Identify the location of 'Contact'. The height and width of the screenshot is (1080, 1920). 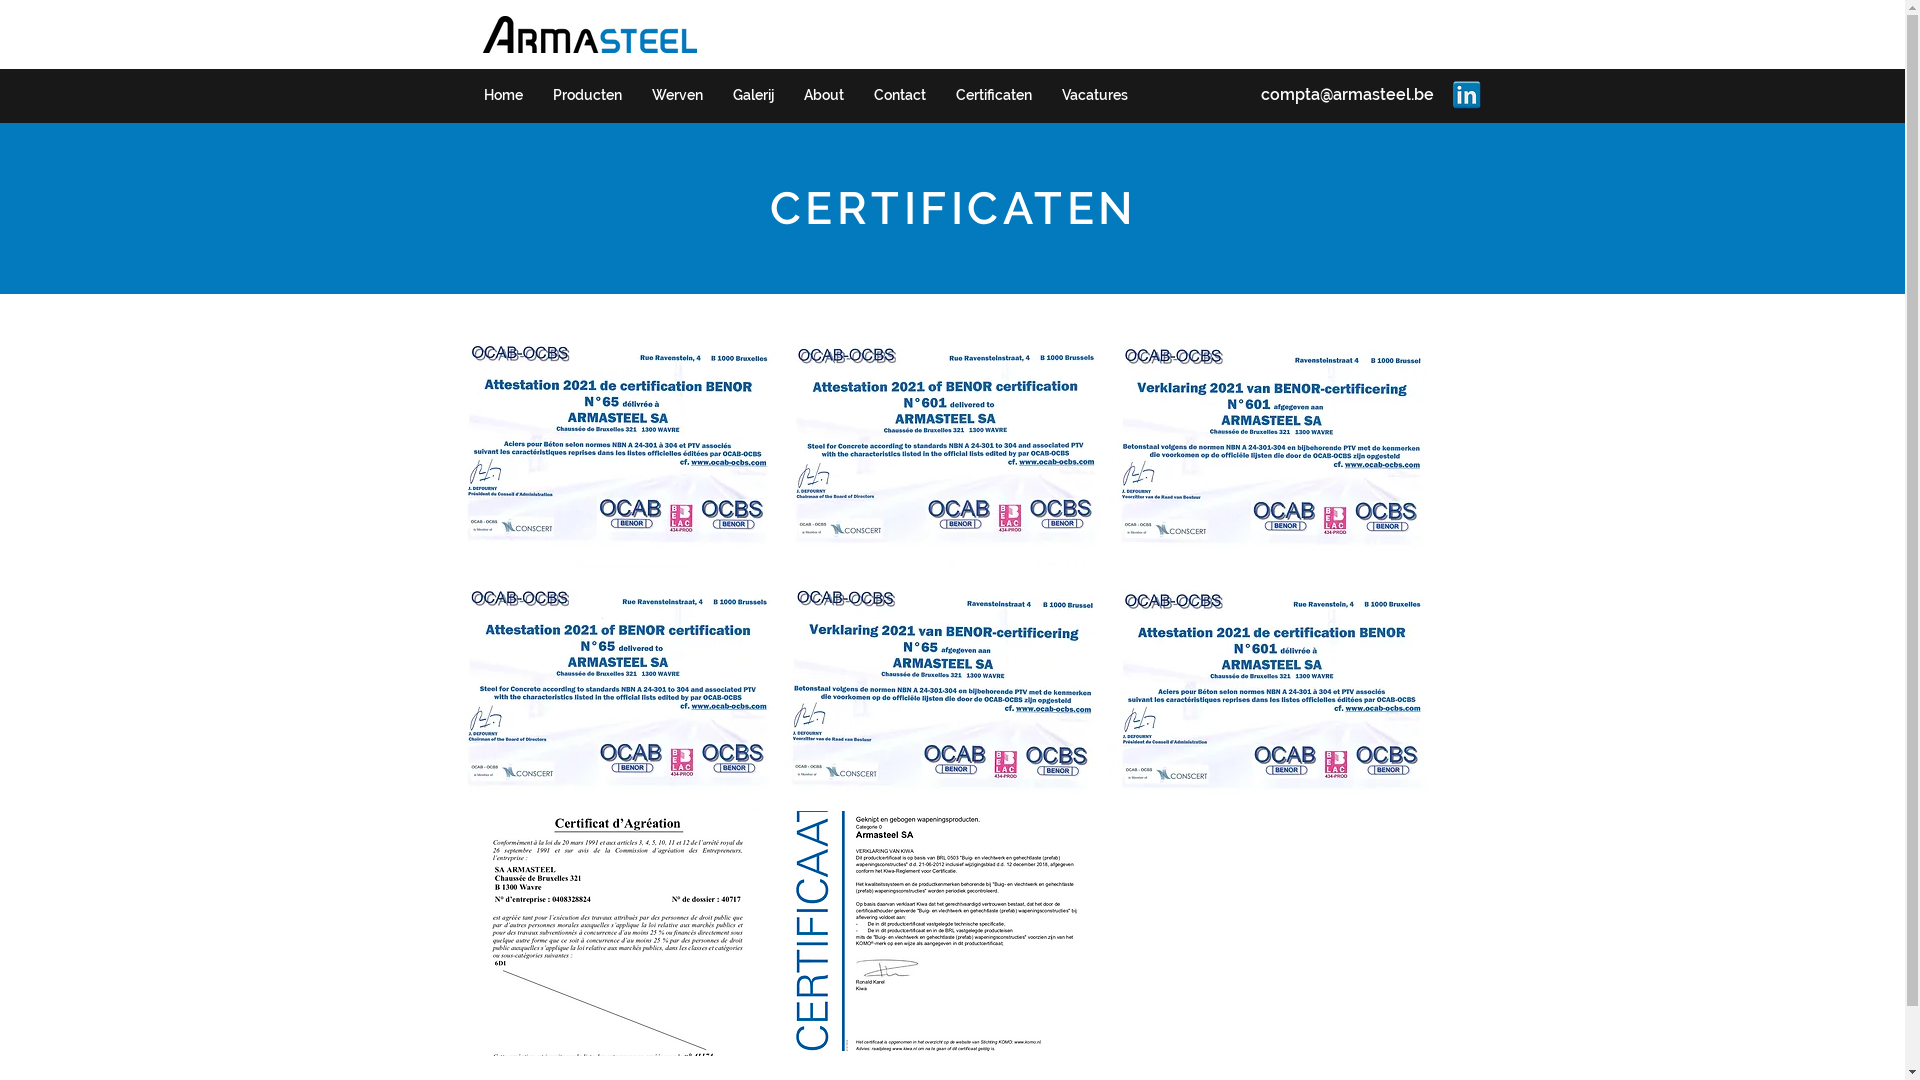
(858, 95).